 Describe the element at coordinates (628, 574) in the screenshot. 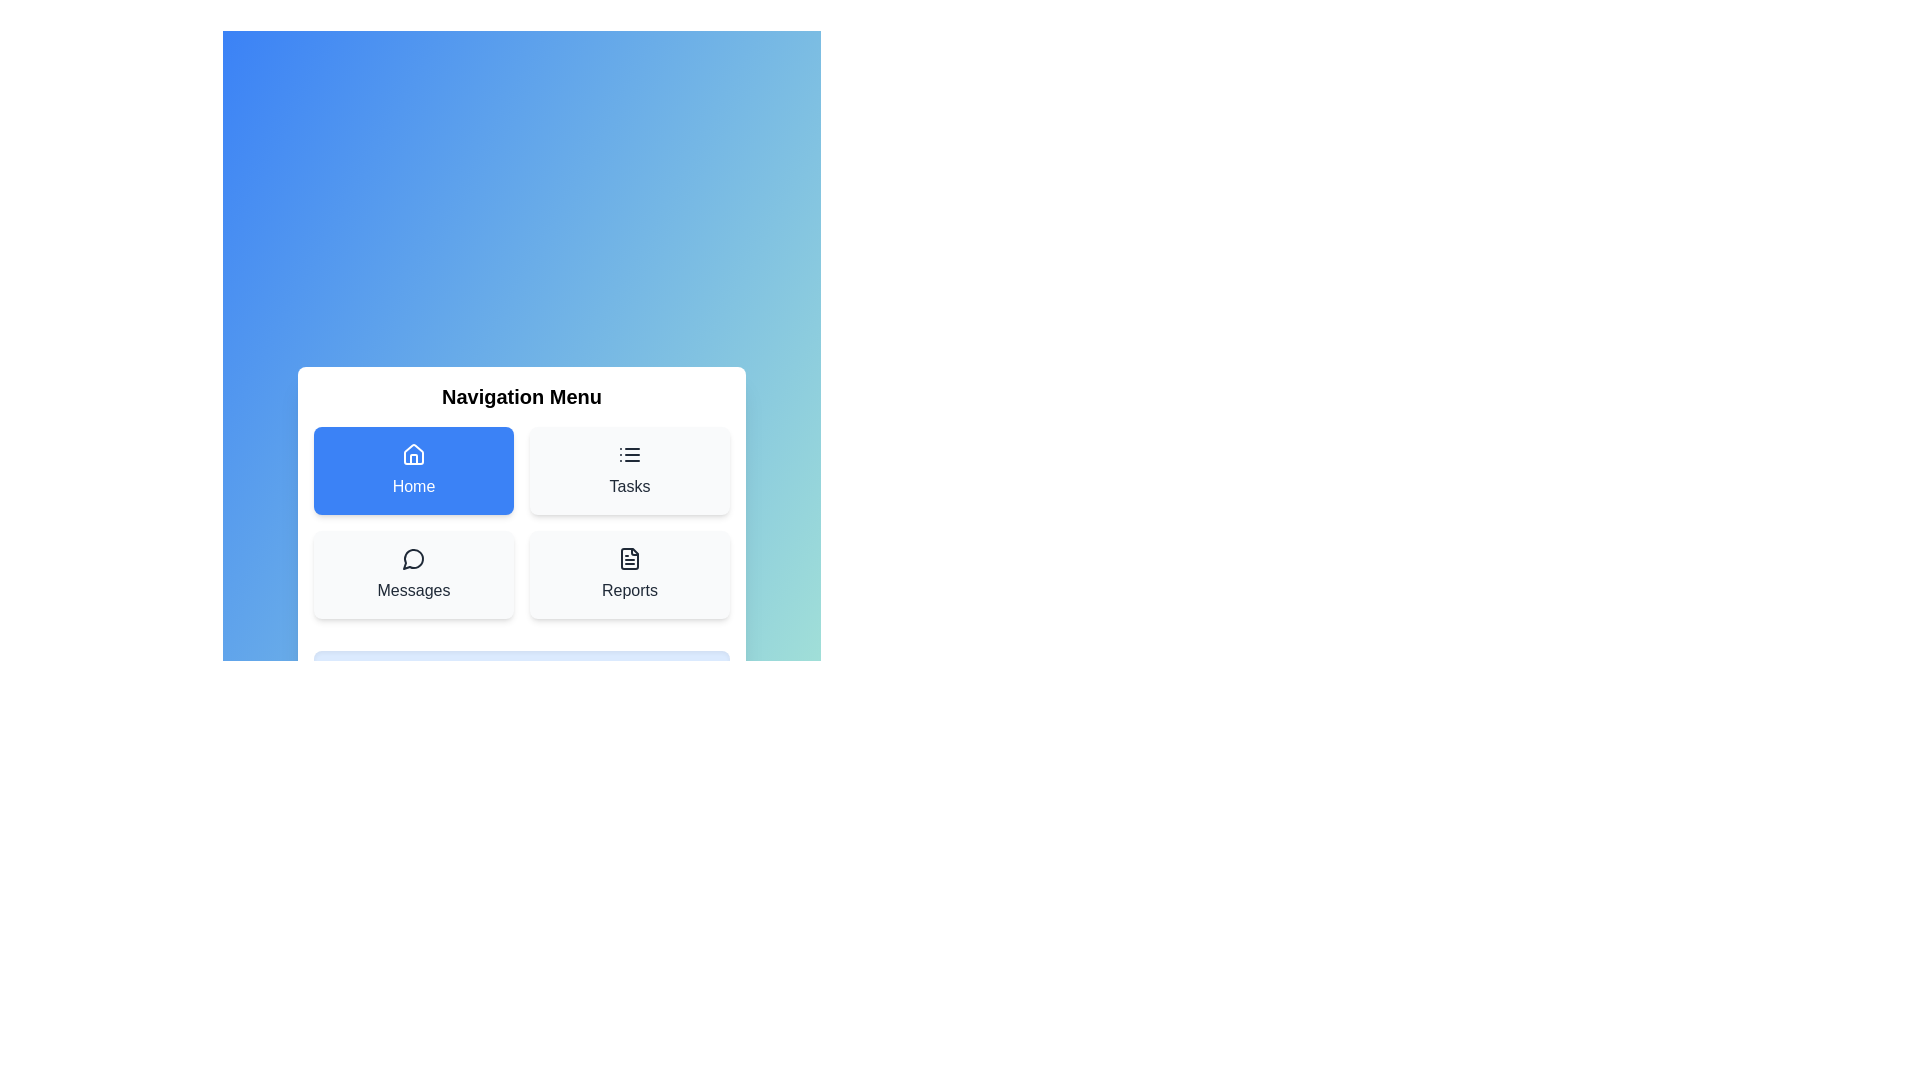

I see `the menu item Reports to display its details` at that location.